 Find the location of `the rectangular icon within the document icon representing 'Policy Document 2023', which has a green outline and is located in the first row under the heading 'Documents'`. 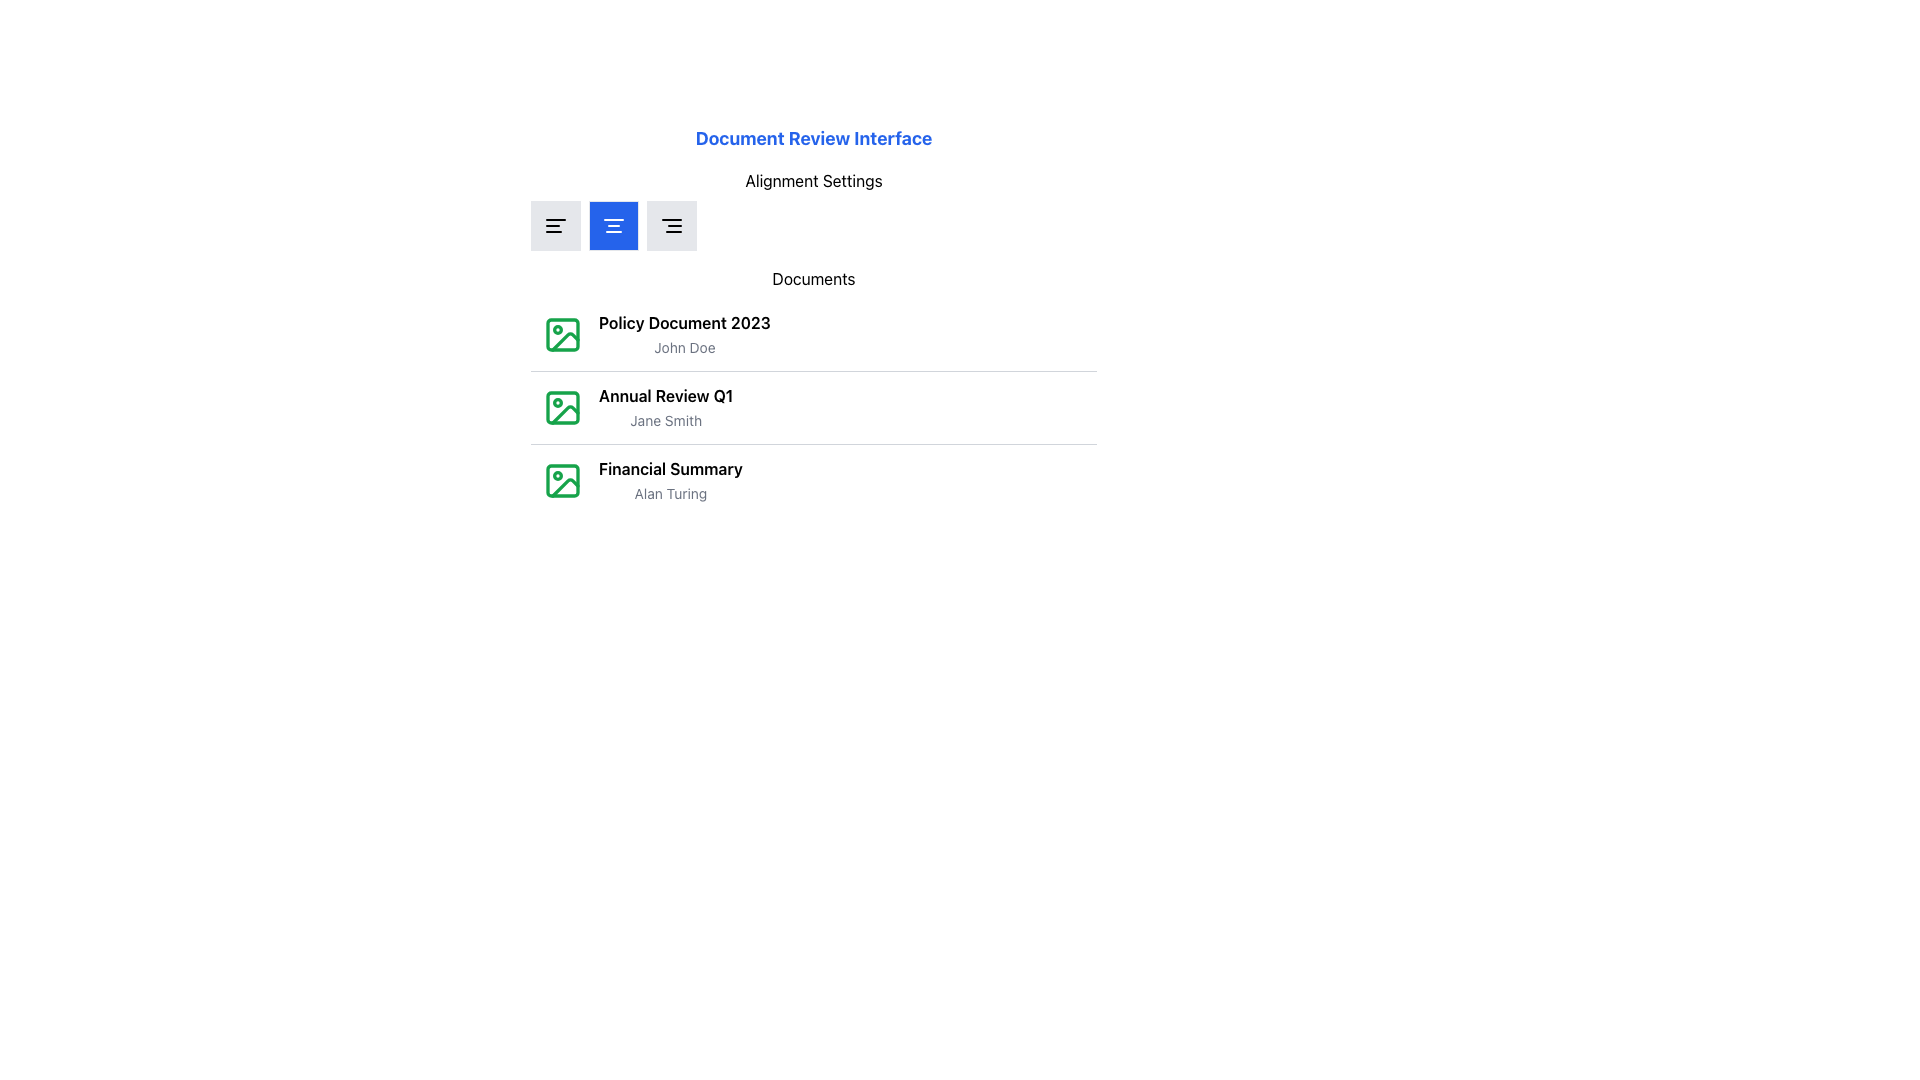

the rectangular icon within the document icon representing 'Policy Document 2023', which has a green outline and is located in the first row under the heading 'Documents' is located at coordinates (561, 334).